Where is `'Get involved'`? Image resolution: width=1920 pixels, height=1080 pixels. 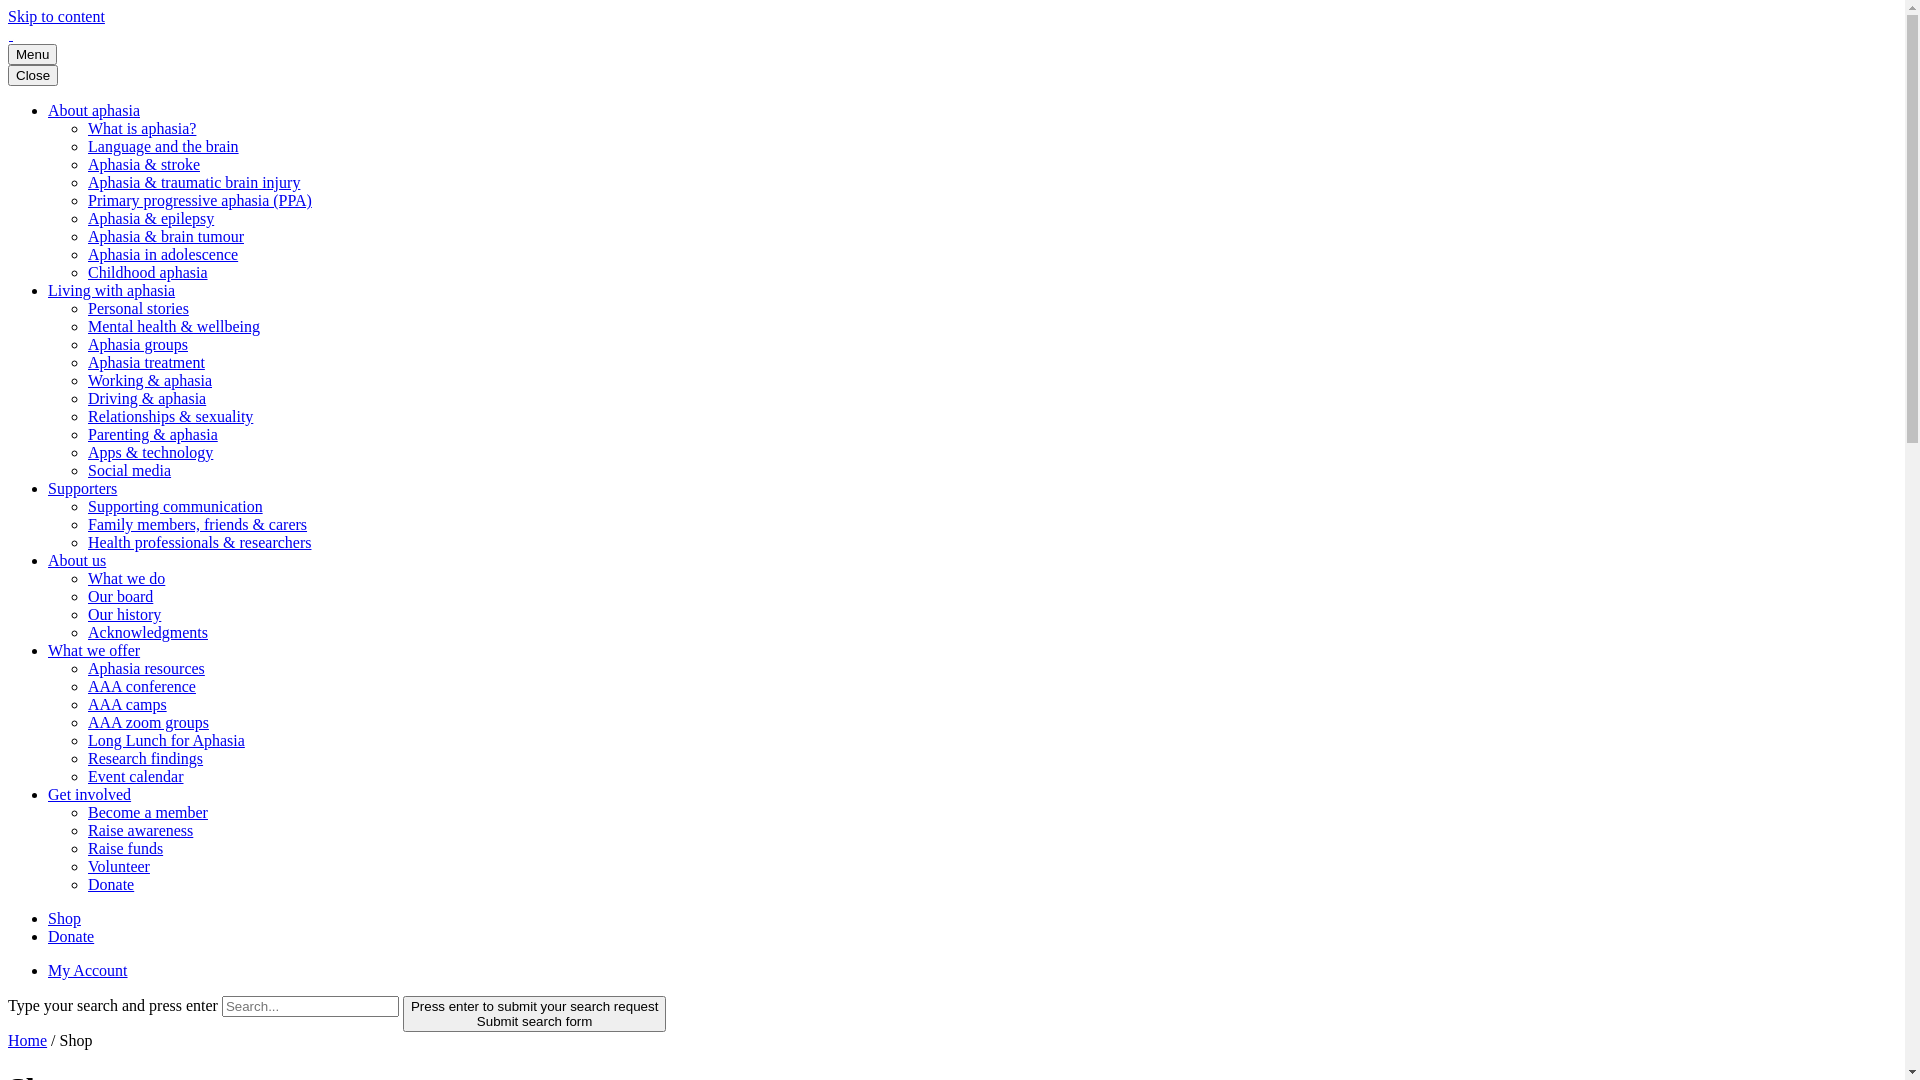
'Get involved' is located at coordinates (48, 793).